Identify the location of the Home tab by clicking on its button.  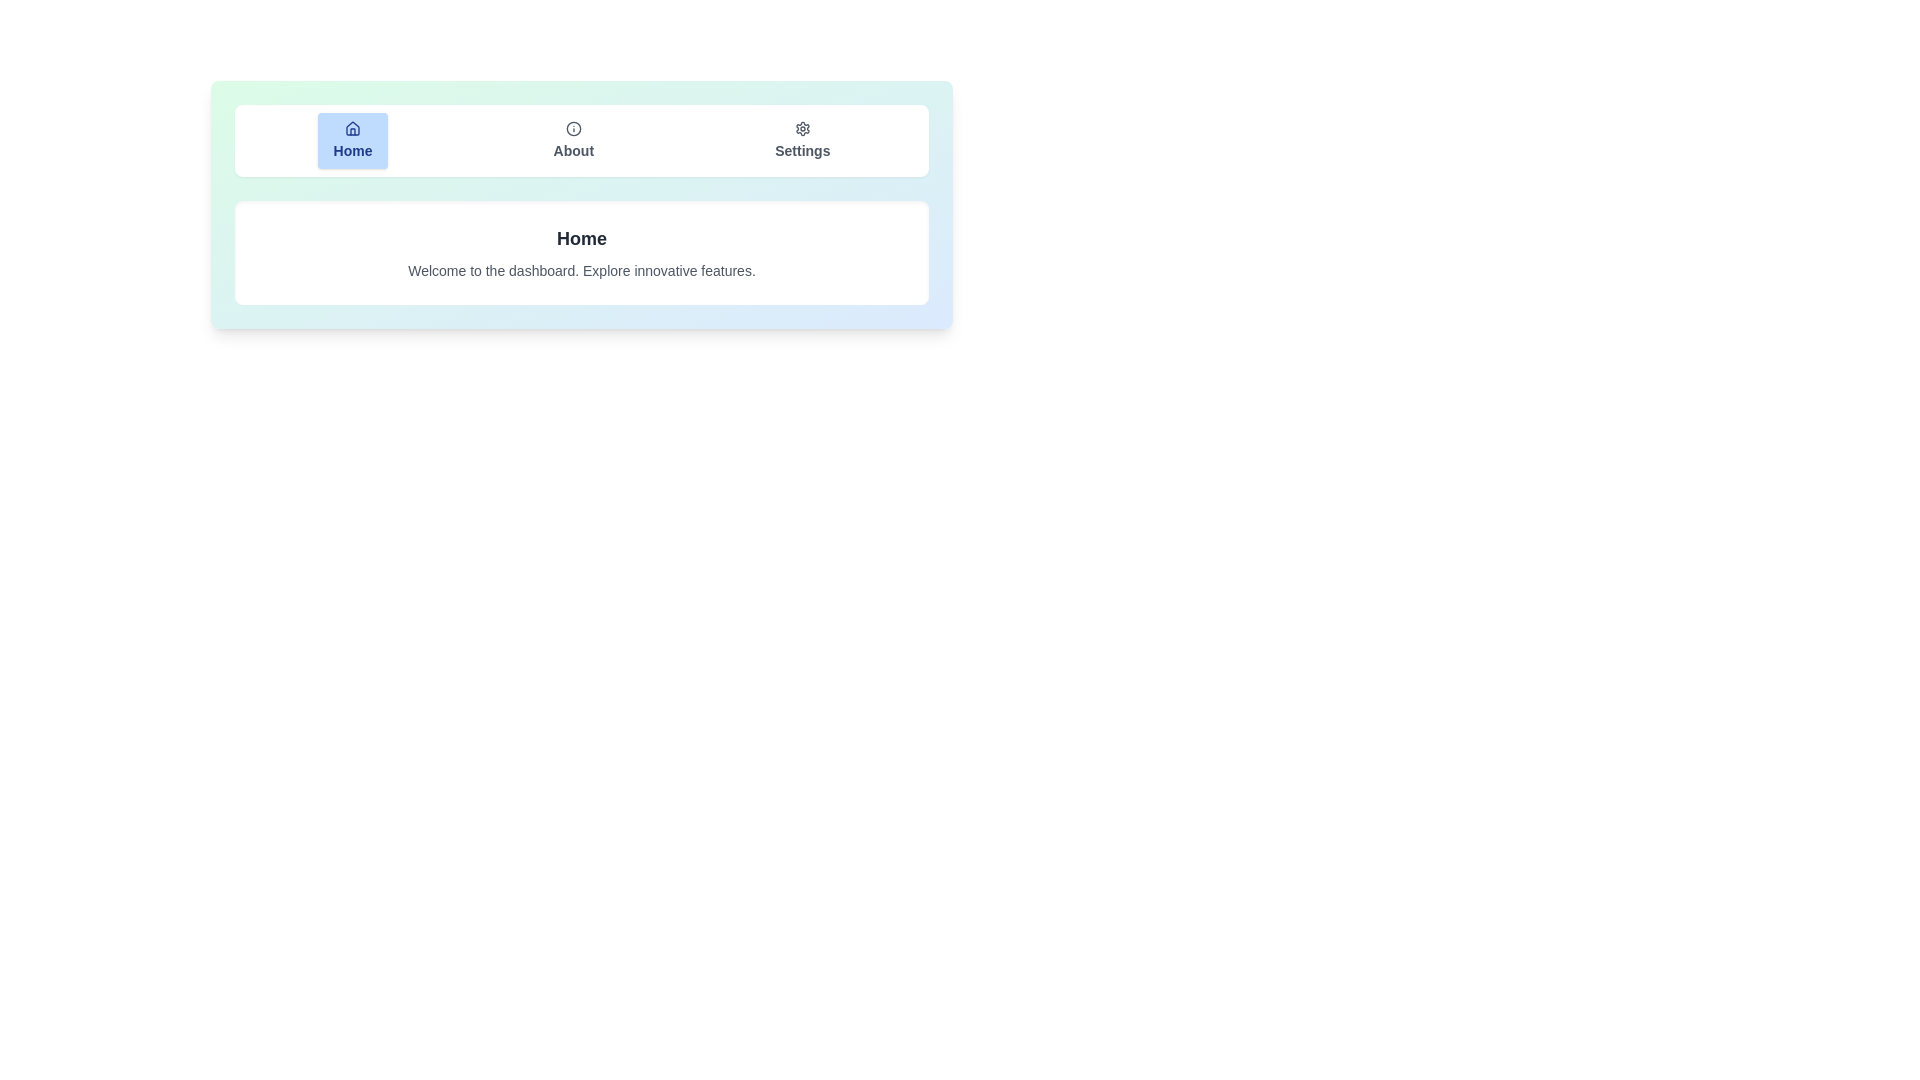
(353, 140).